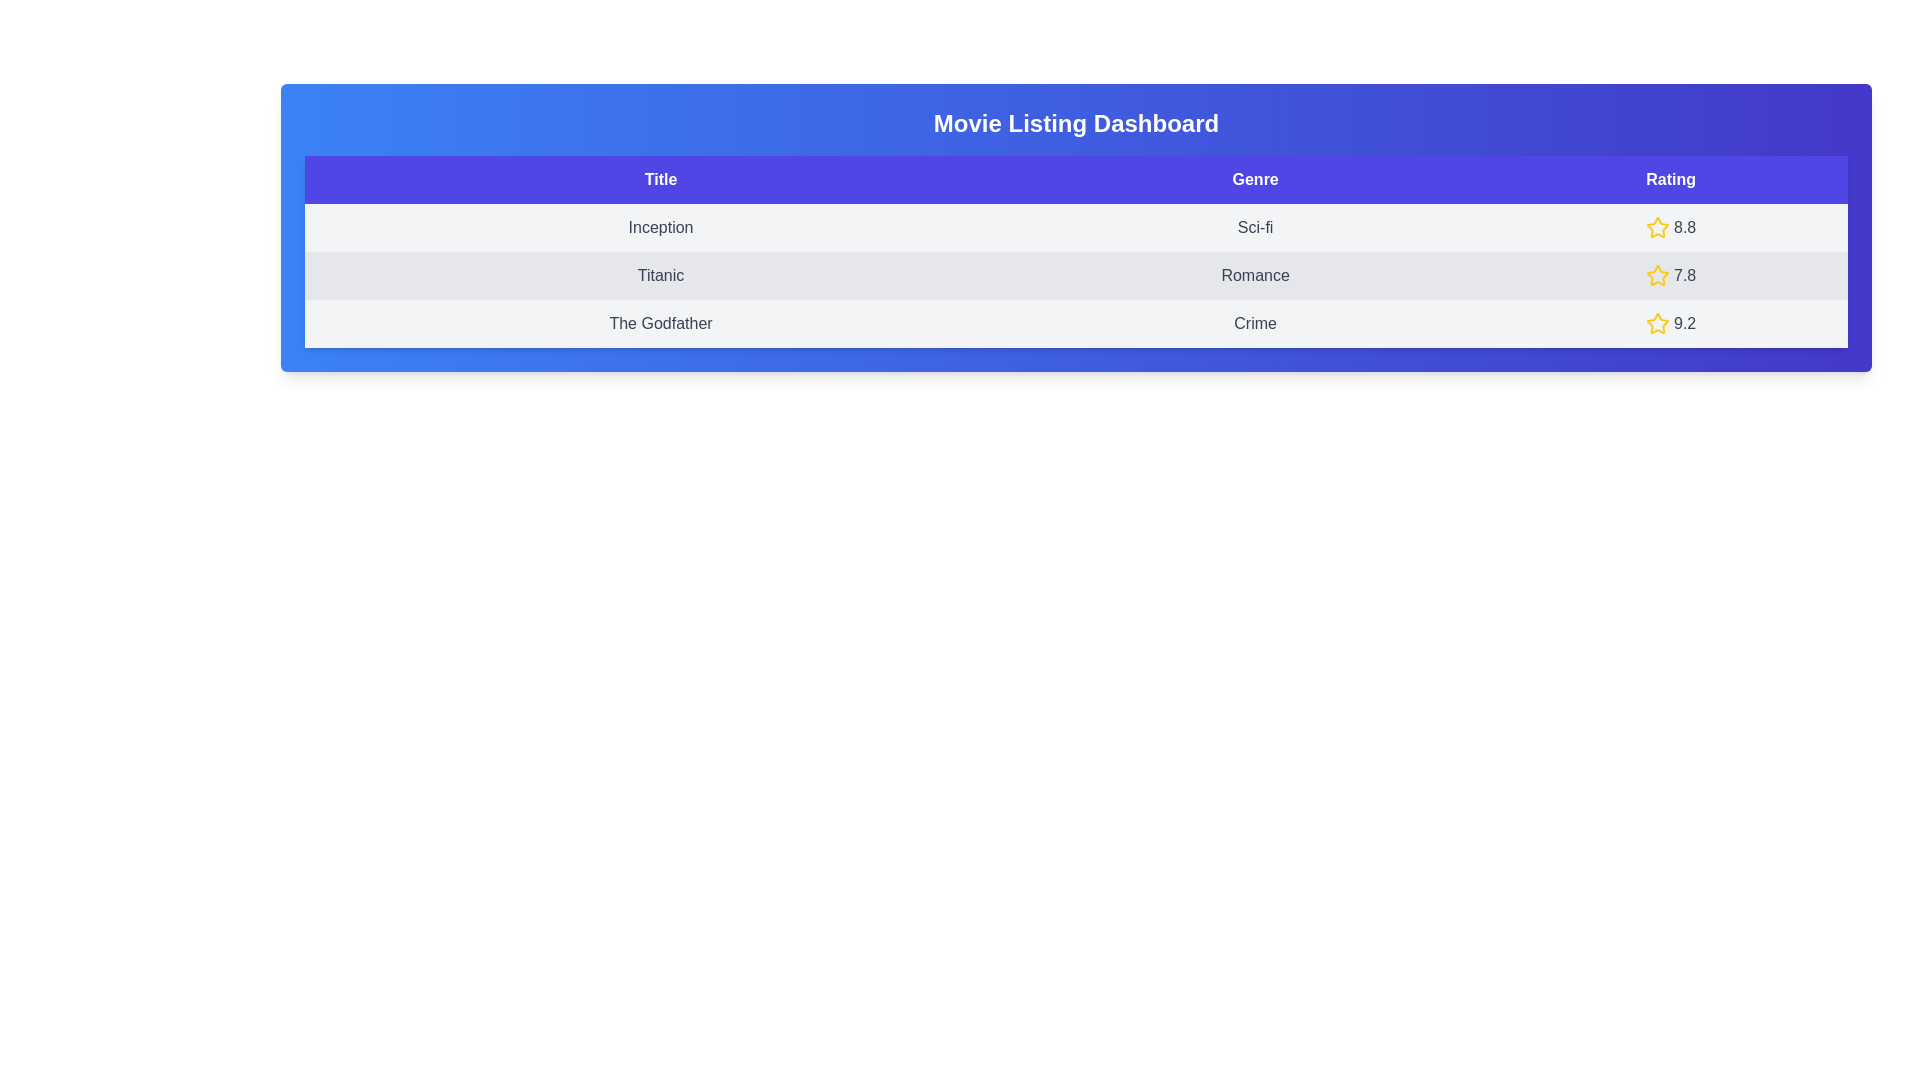 The width and height of the screenshot is (1920, 1080). I want to click on the star icon representing the rating for 'The Godfather' movie entry, located in the 'Rating' column as the first visual component, so click(1657, 322).